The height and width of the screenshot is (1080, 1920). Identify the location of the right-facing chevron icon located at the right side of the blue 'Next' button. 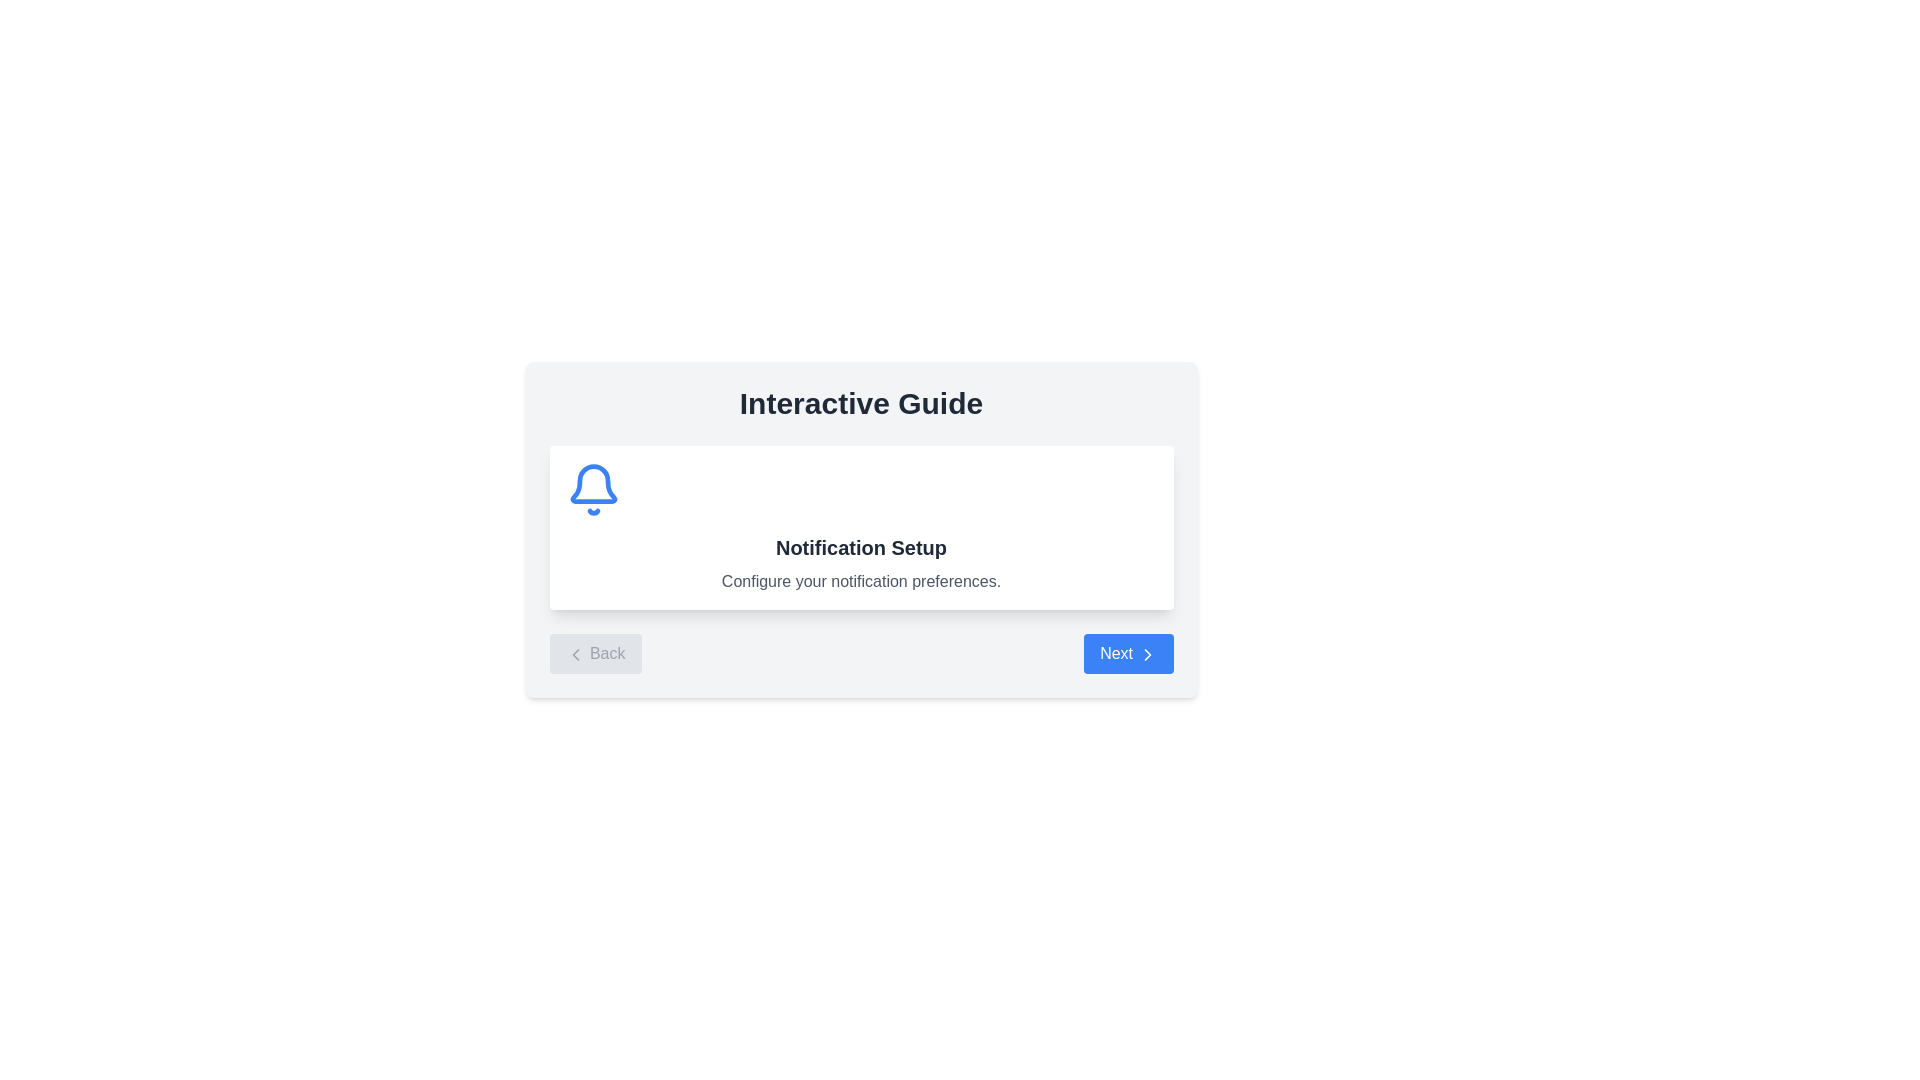
(1147, 654).